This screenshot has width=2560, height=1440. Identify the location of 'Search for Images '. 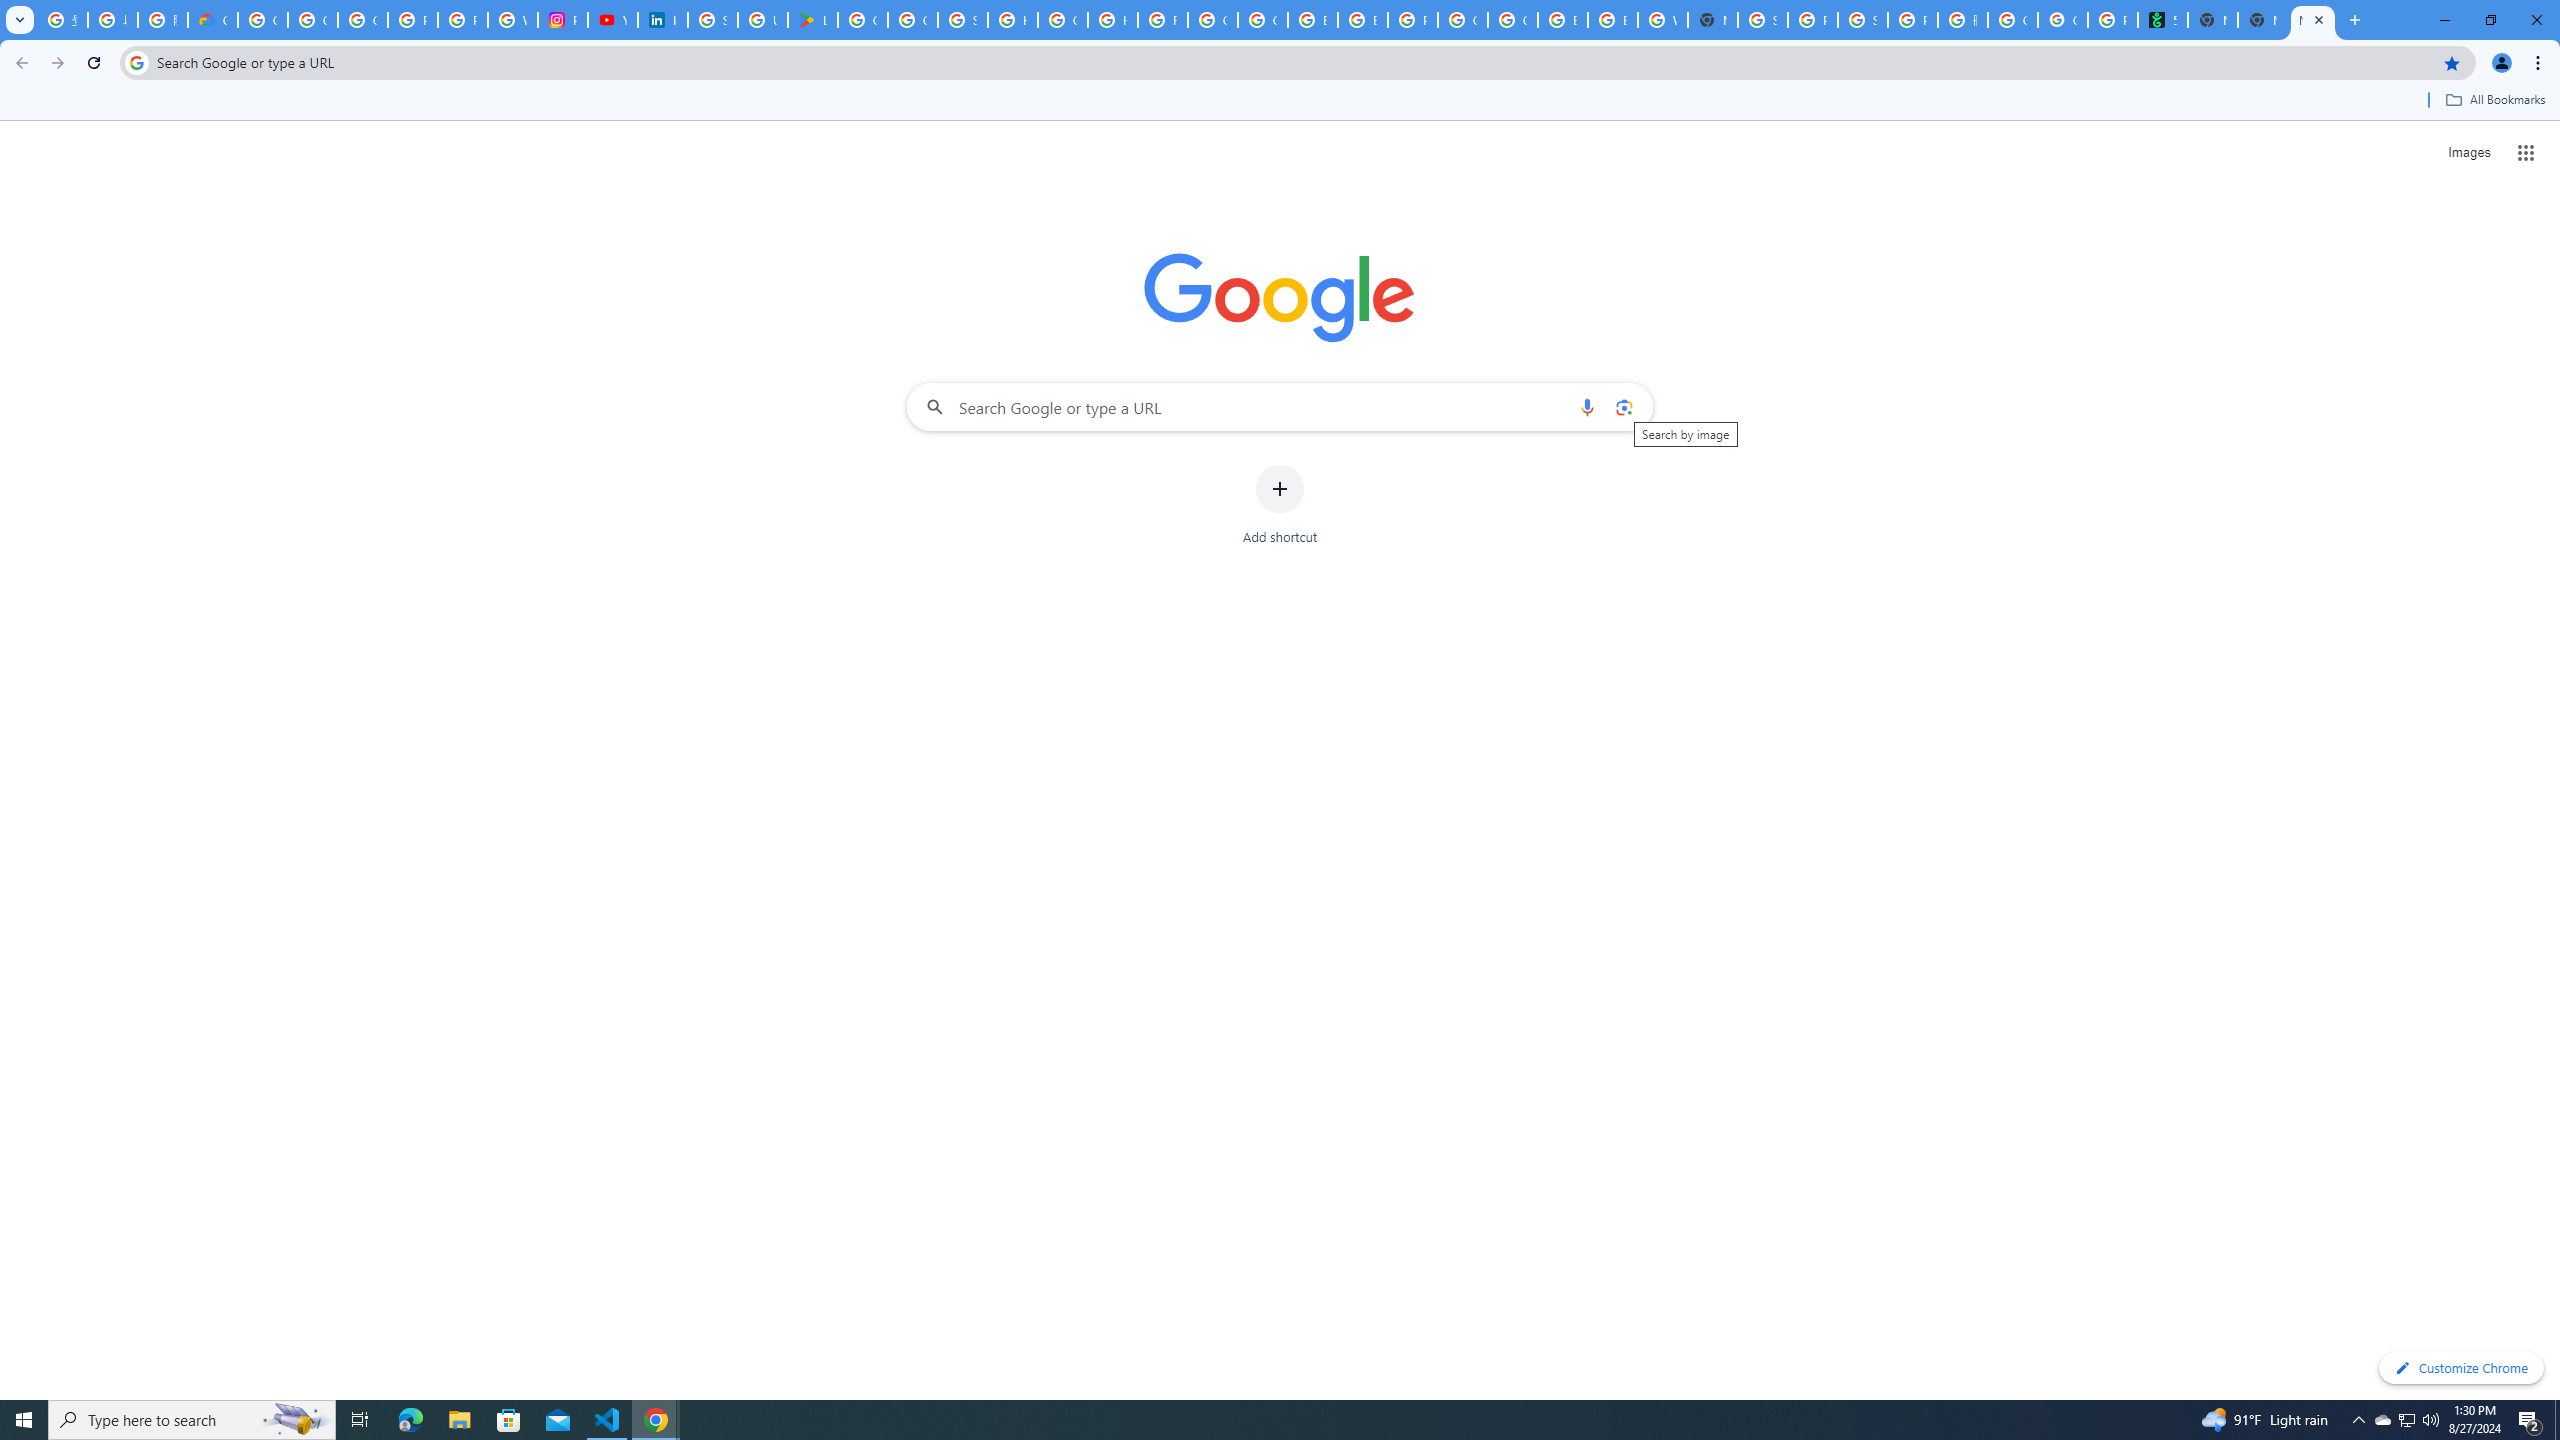
(2469, 153).